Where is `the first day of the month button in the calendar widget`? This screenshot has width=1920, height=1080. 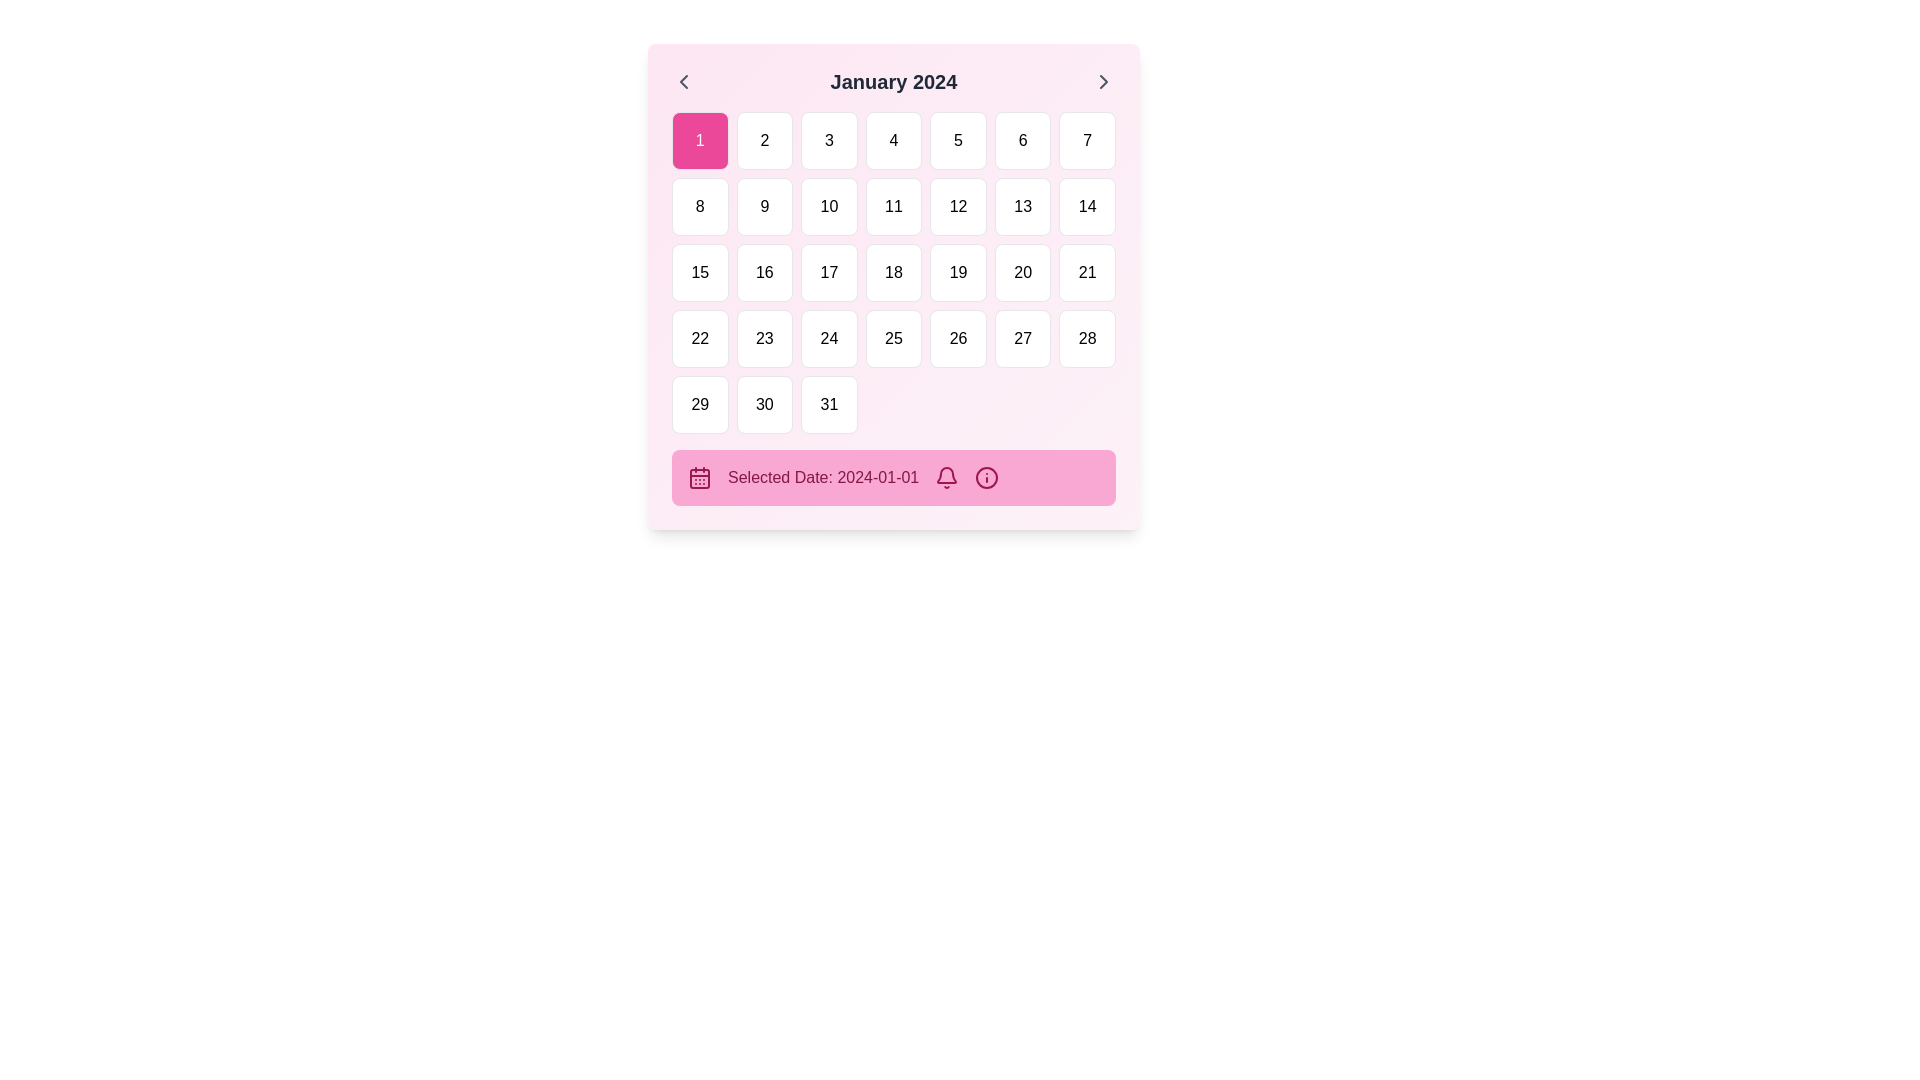 the first day of the month button in the calendar widget is located at coordinates (700, 140).